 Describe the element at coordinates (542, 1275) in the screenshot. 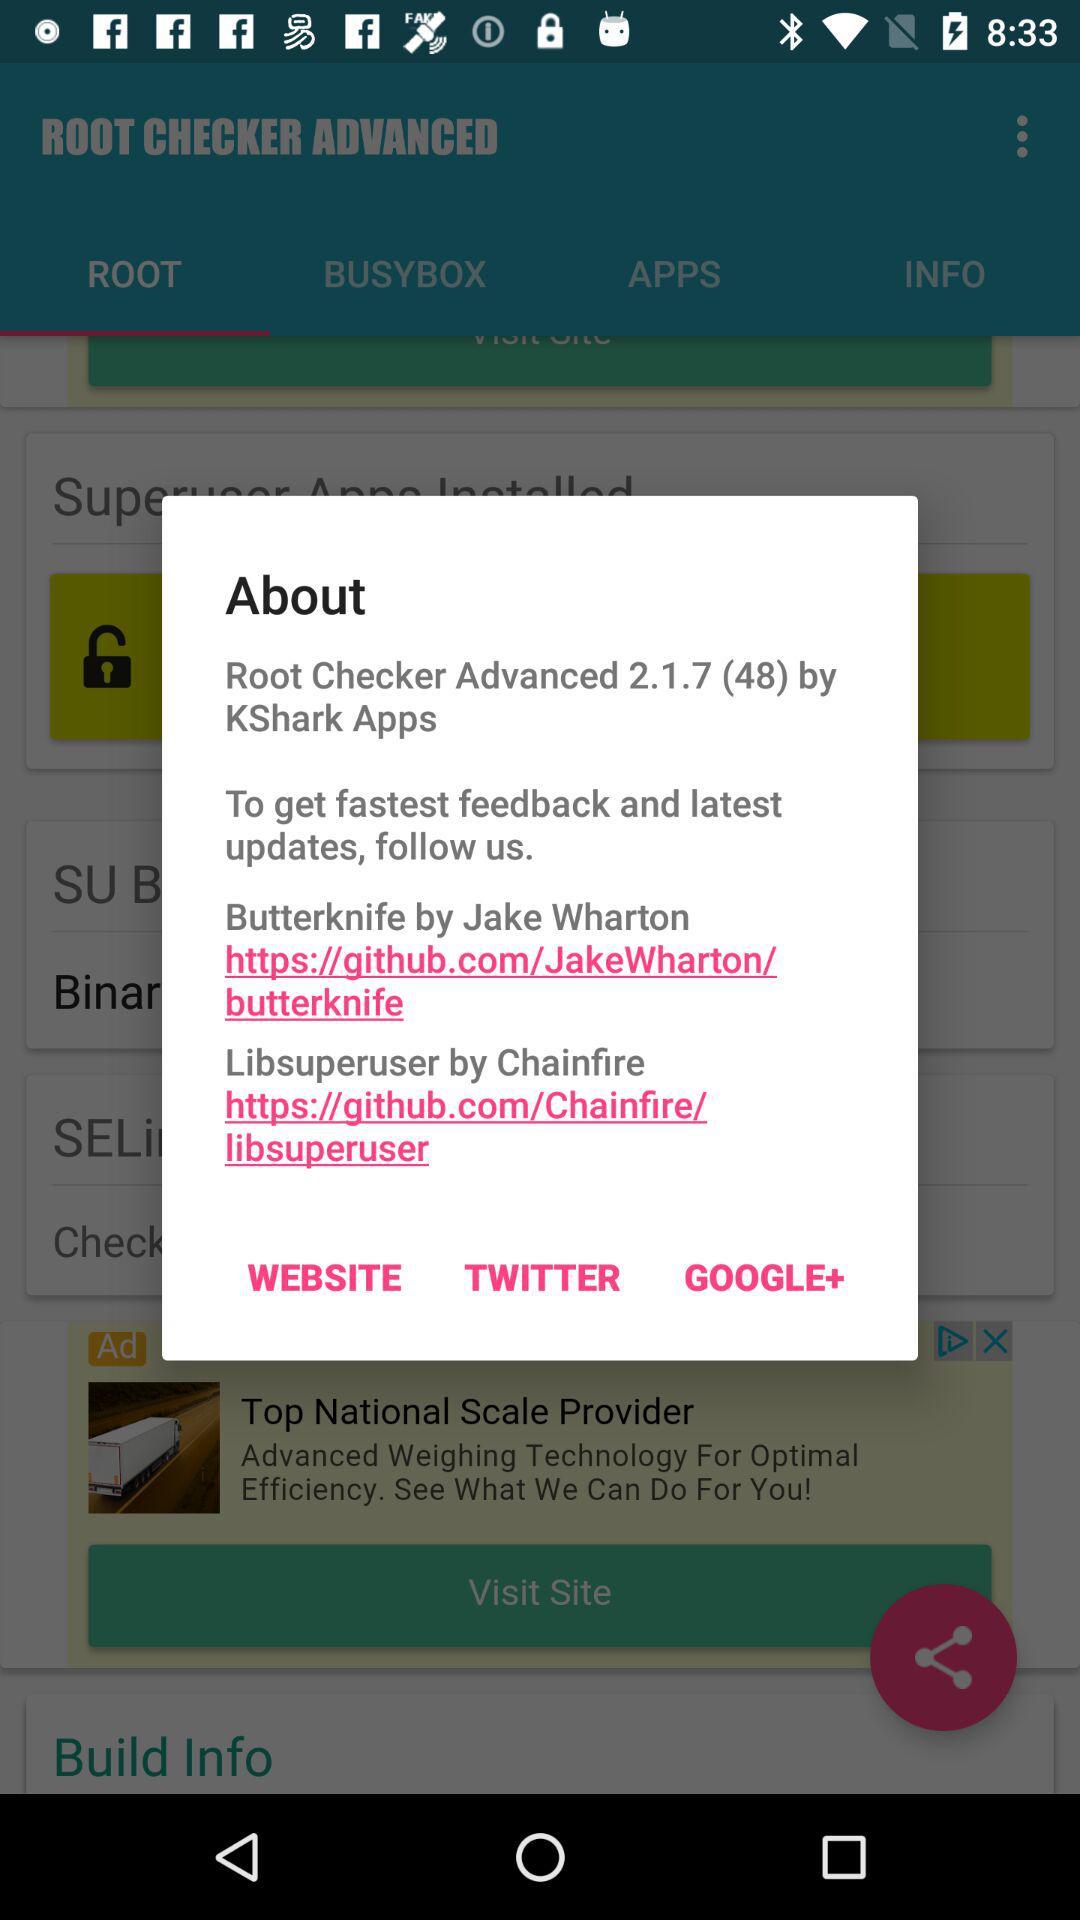

I see `the twitter icon` at that location.